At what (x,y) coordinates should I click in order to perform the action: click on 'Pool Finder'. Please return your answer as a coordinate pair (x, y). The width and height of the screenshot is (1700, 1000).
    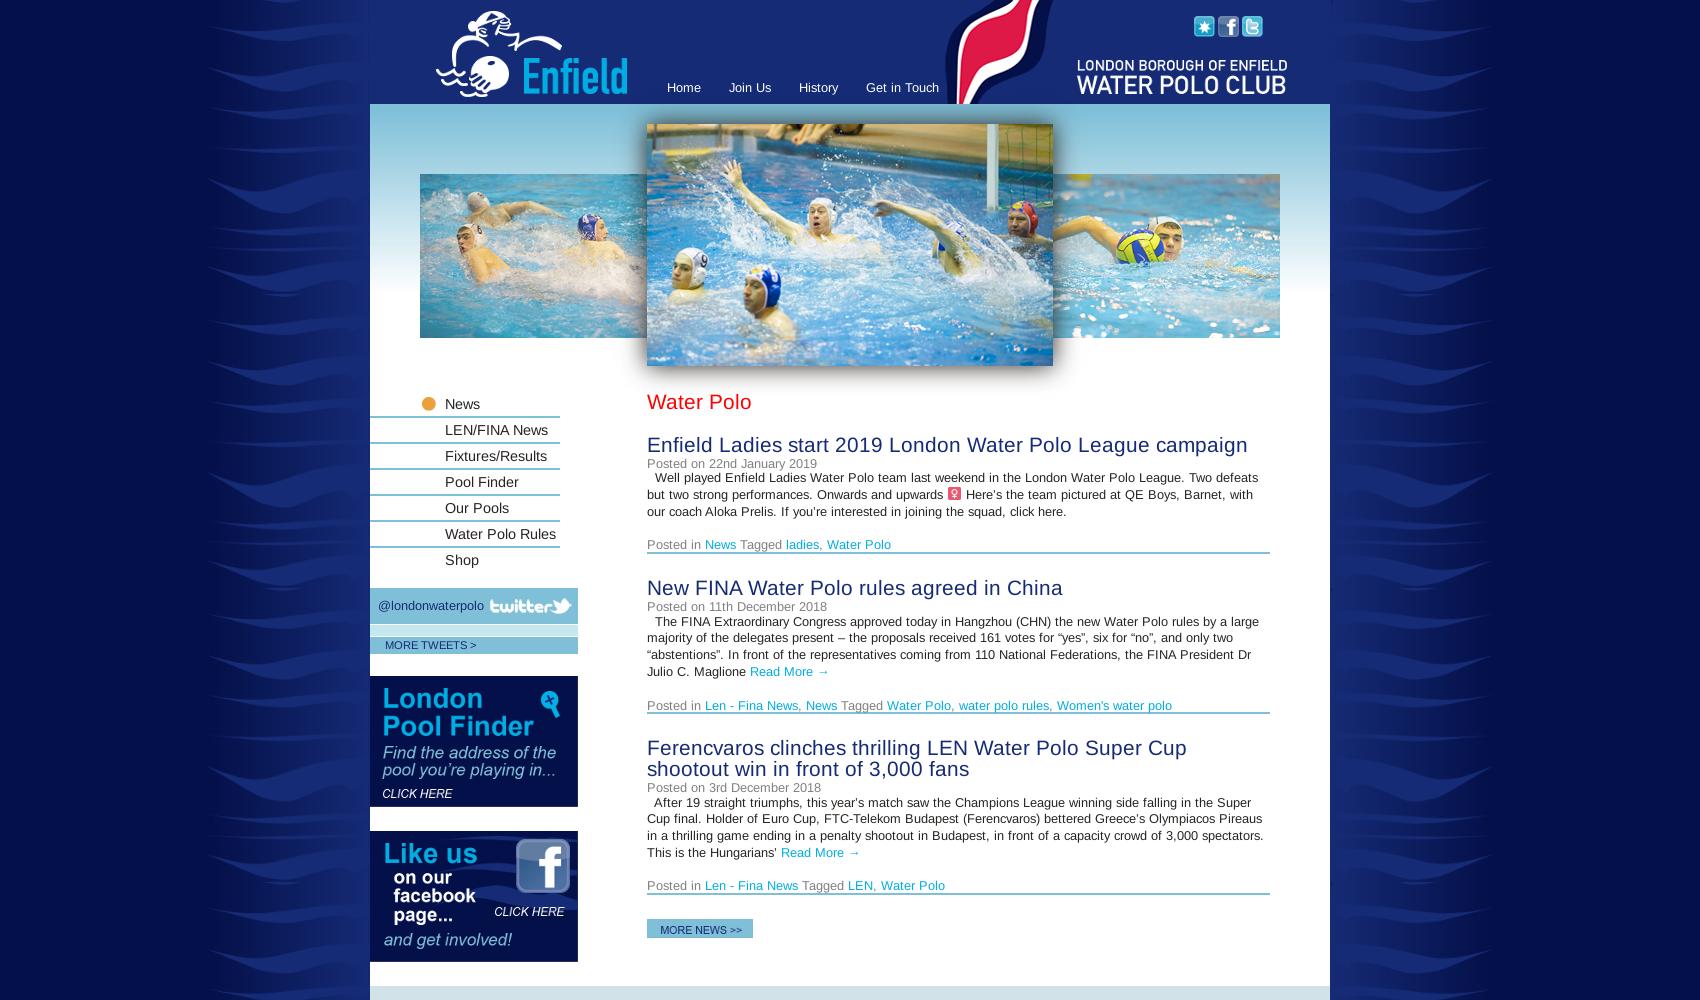
    Looking at the image, I should click on (481, 481).